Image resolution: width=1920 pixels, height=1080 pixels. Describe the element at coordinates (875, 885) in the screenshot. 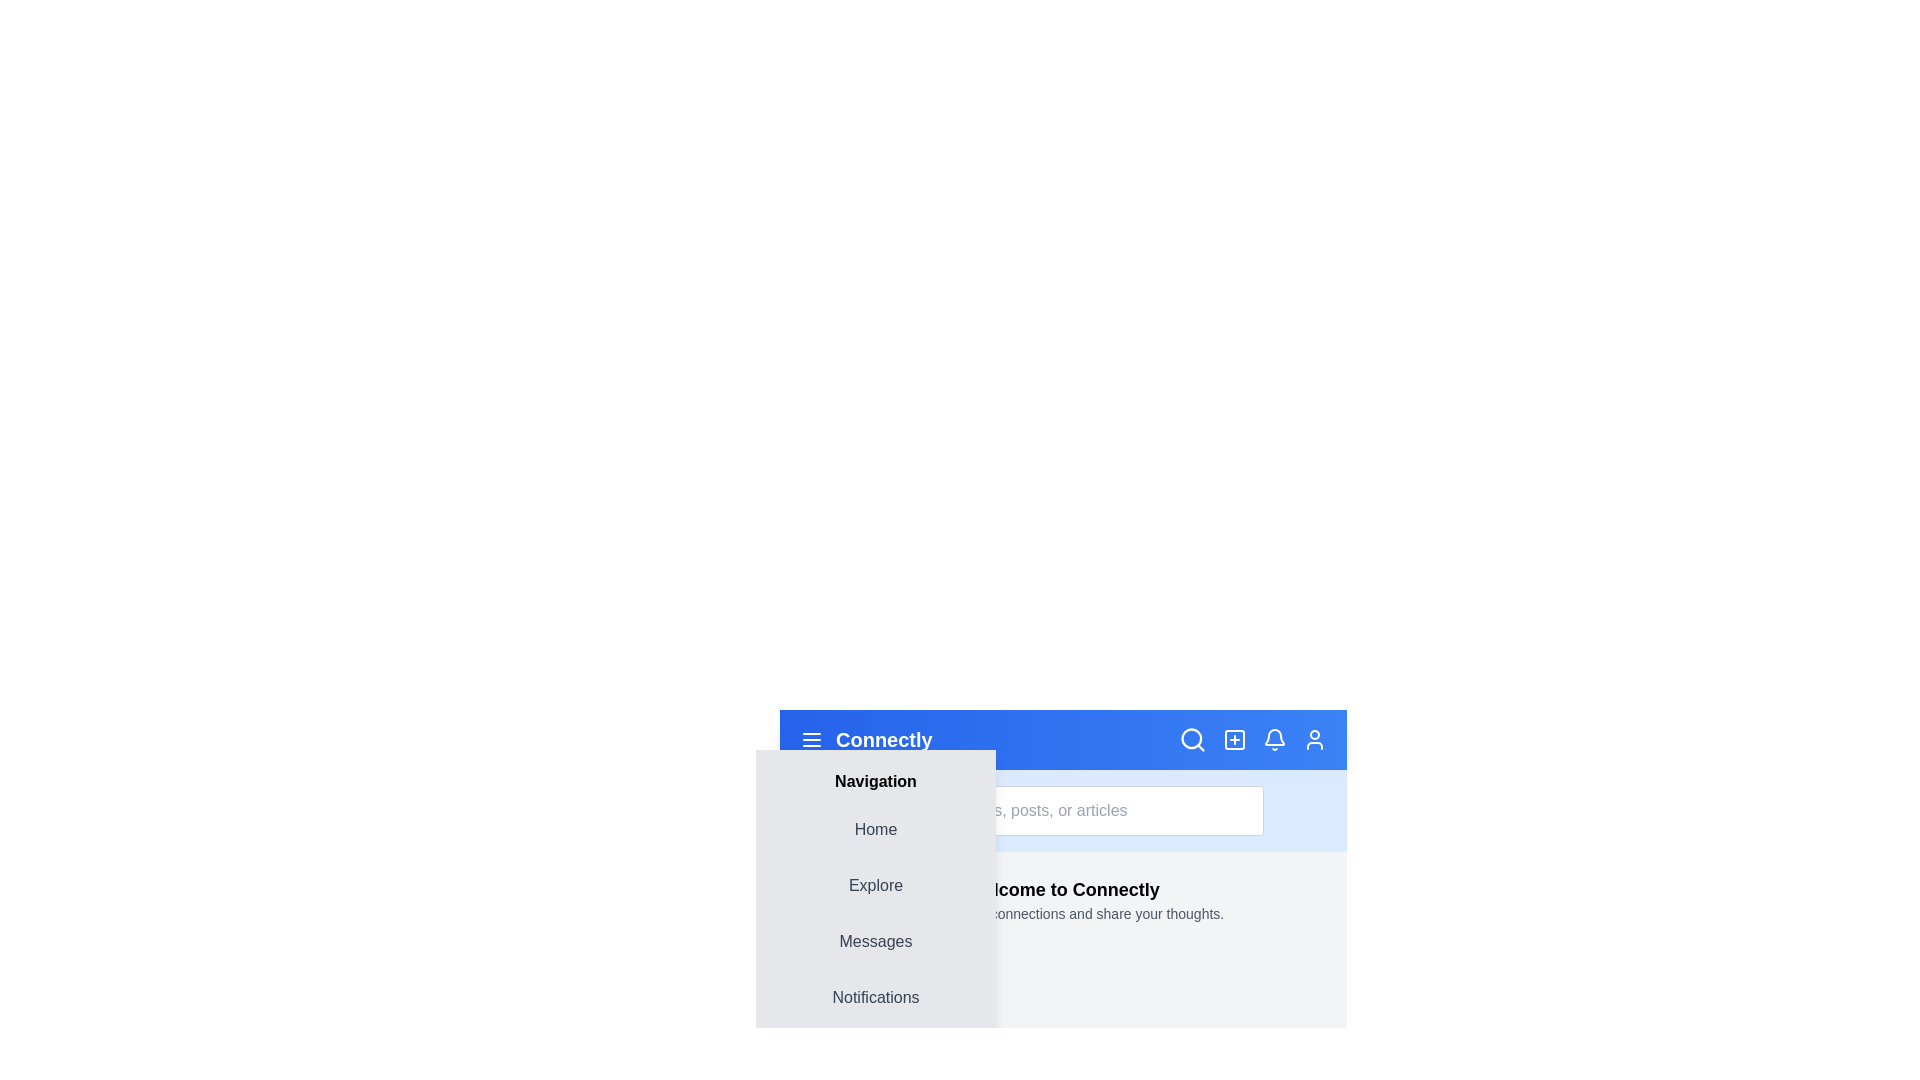

I see `the navigation menu item Explore` at that location.